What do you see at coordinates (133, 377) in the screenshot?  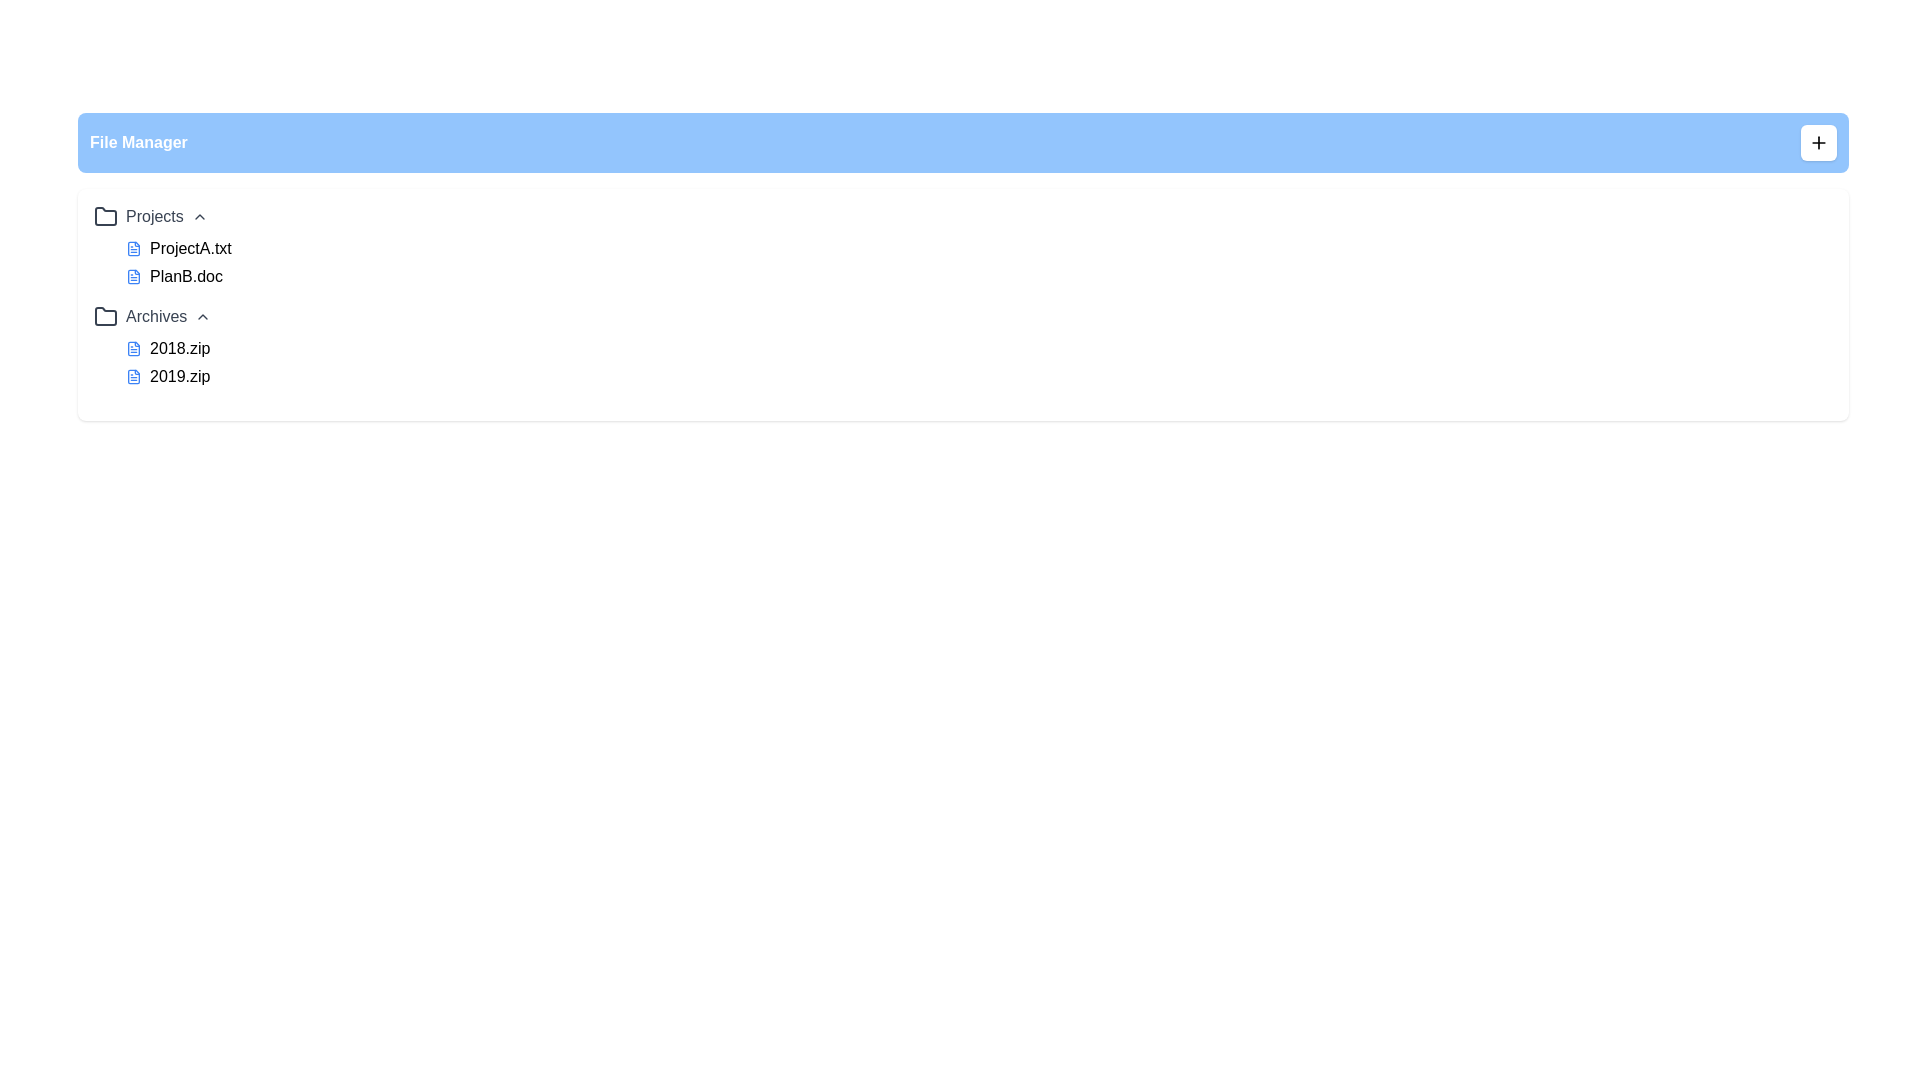 I see `the file icon representing '2019.zip' in the archive list of the file manager section` at bounding box center [133, 377].